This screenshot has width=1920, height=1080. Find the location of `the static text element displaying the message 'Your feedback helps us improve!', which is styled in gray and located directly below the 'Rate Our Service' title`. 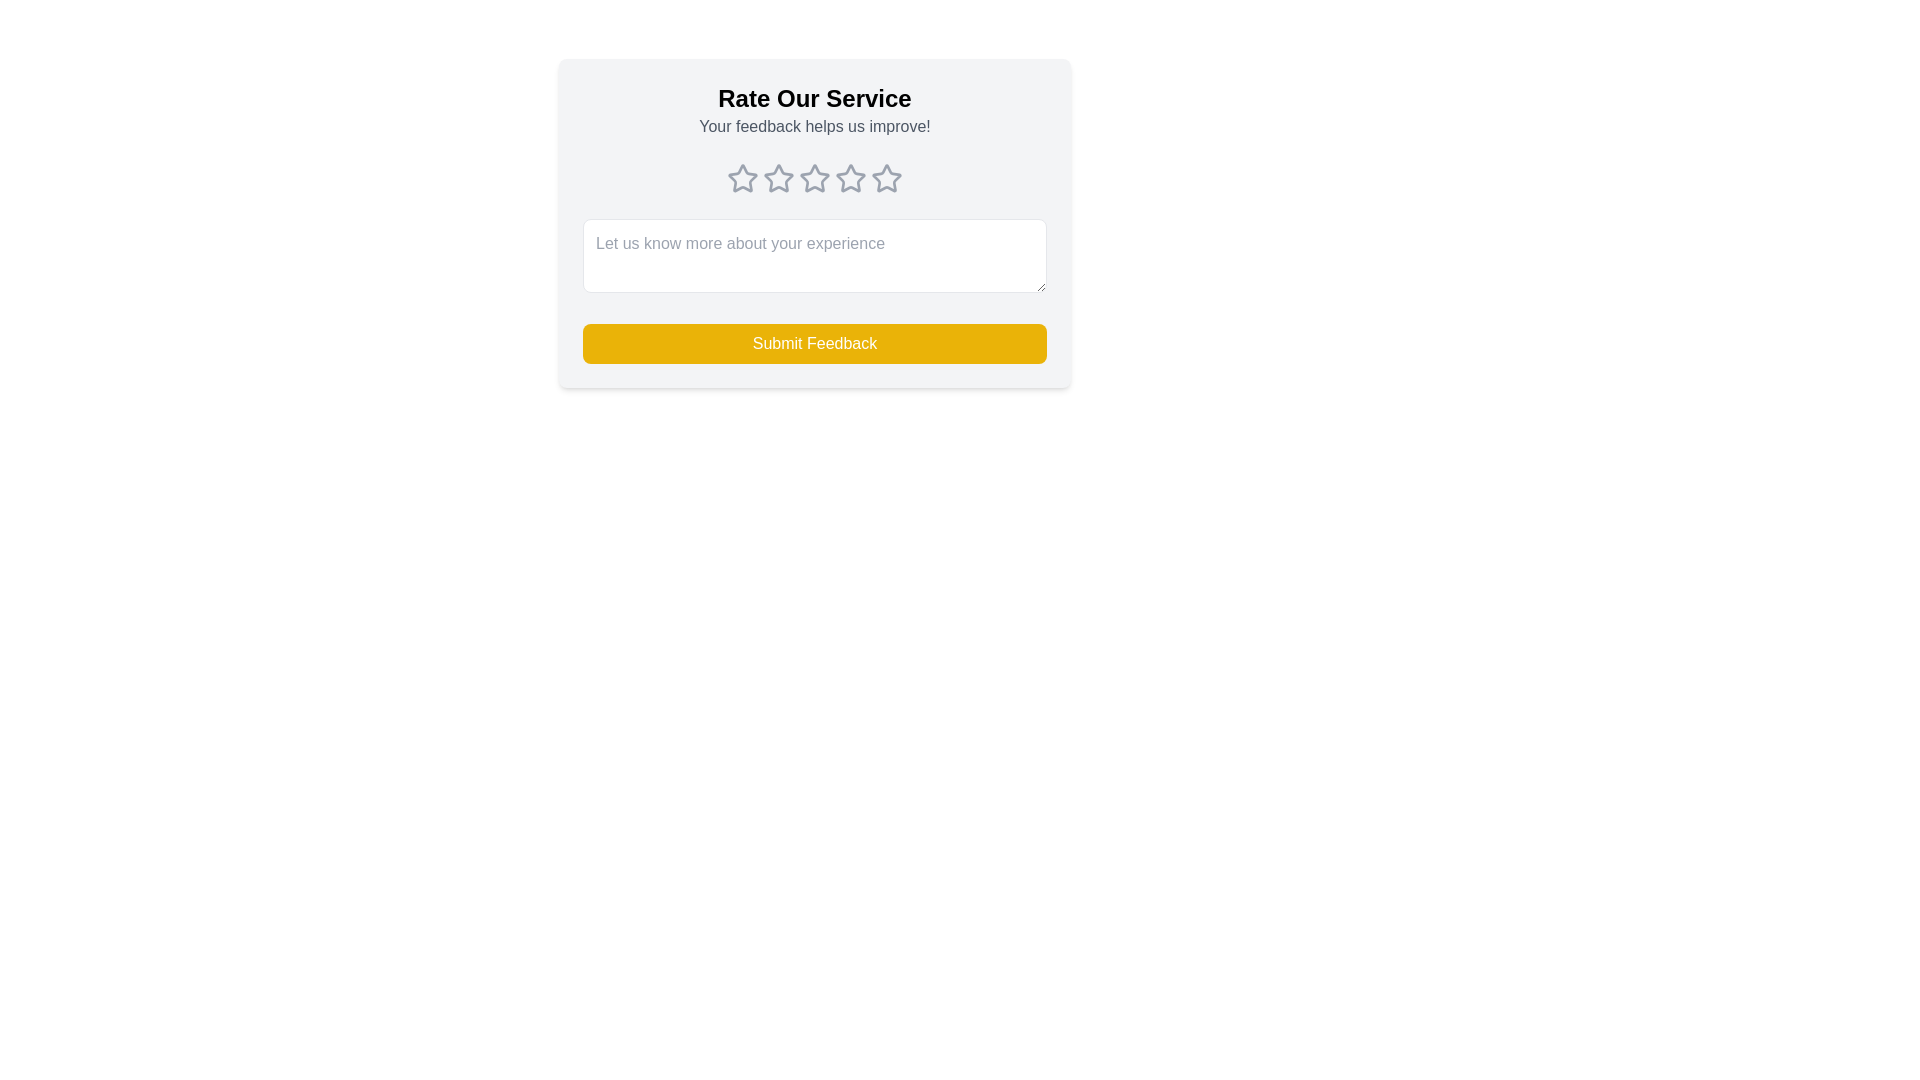

the static text element displaying the message 'Your feedback helps us improve!', which is styled in gray and located directly below the 'Rate Our Service' title is located at coordinates (815, 127).